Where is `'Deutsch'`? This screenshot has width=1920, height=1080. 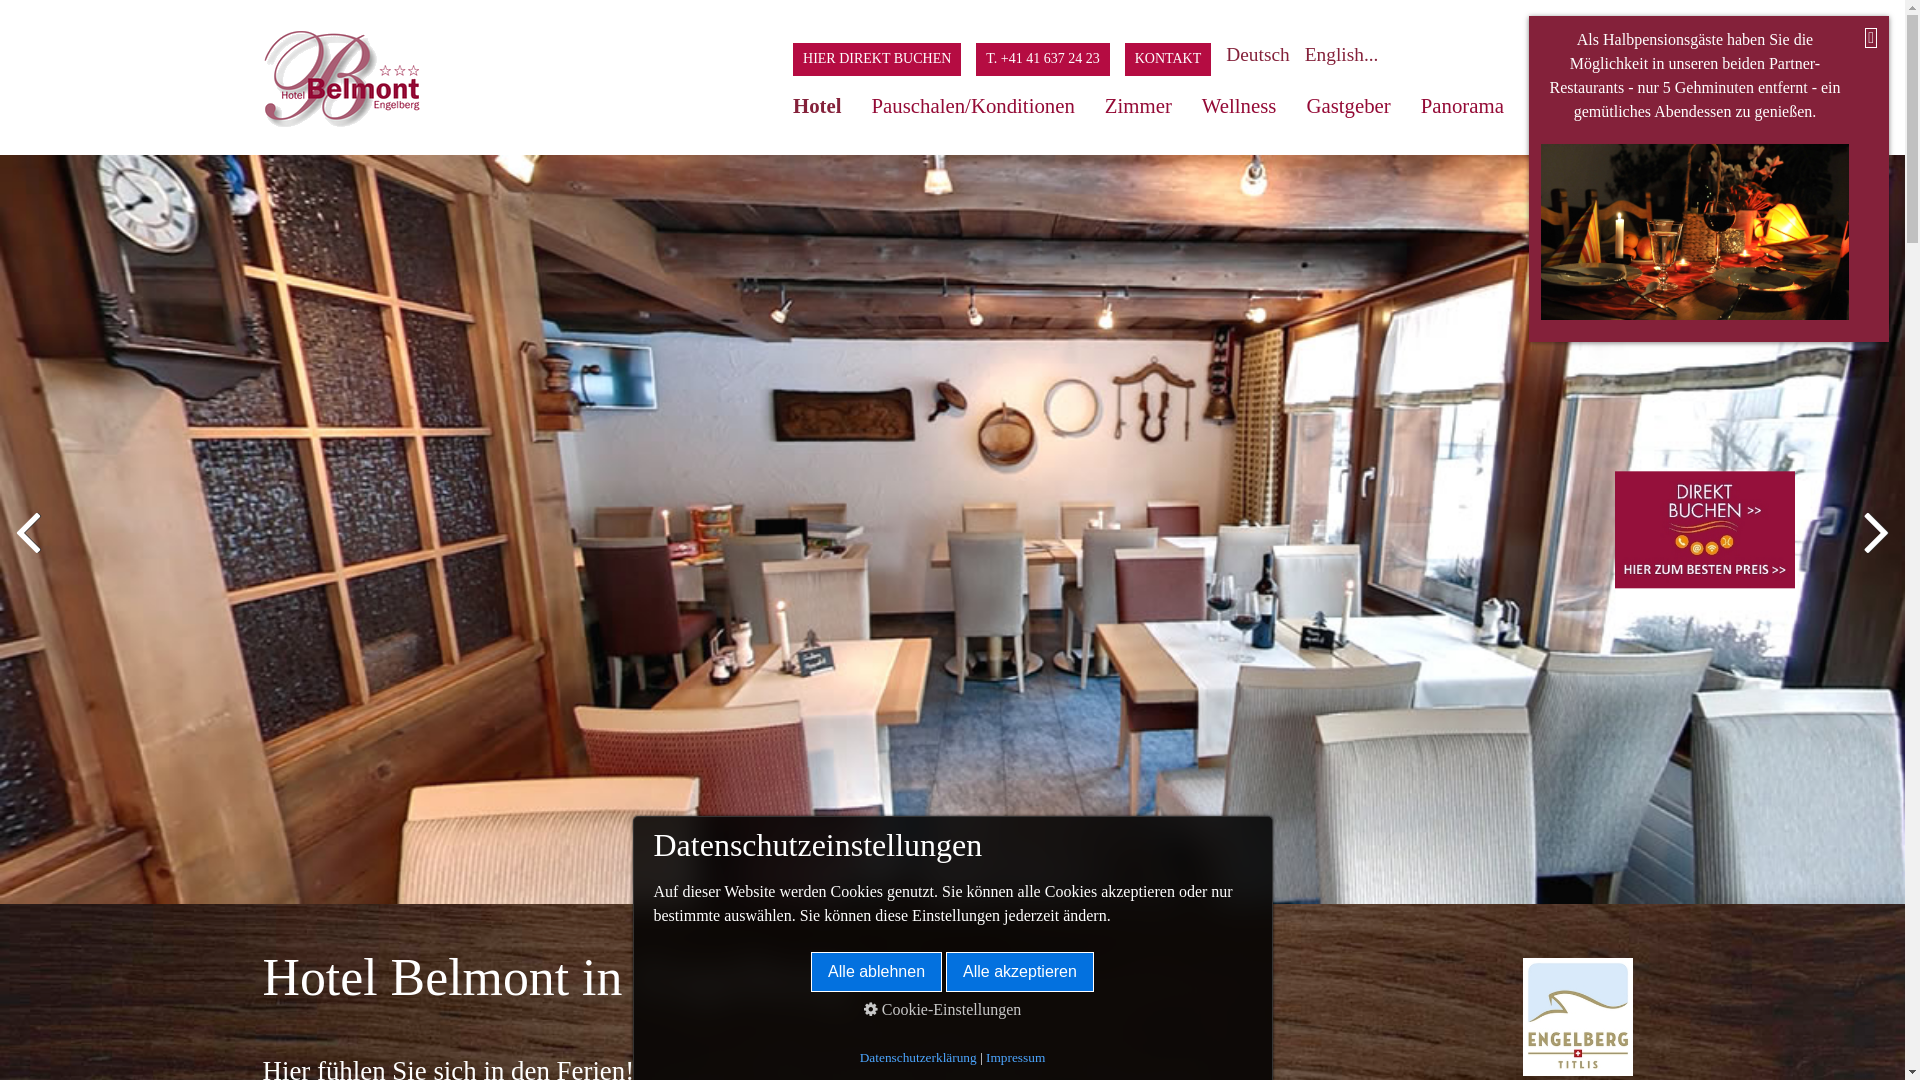
'Deutsch' is located at coordinates (1264, 53).